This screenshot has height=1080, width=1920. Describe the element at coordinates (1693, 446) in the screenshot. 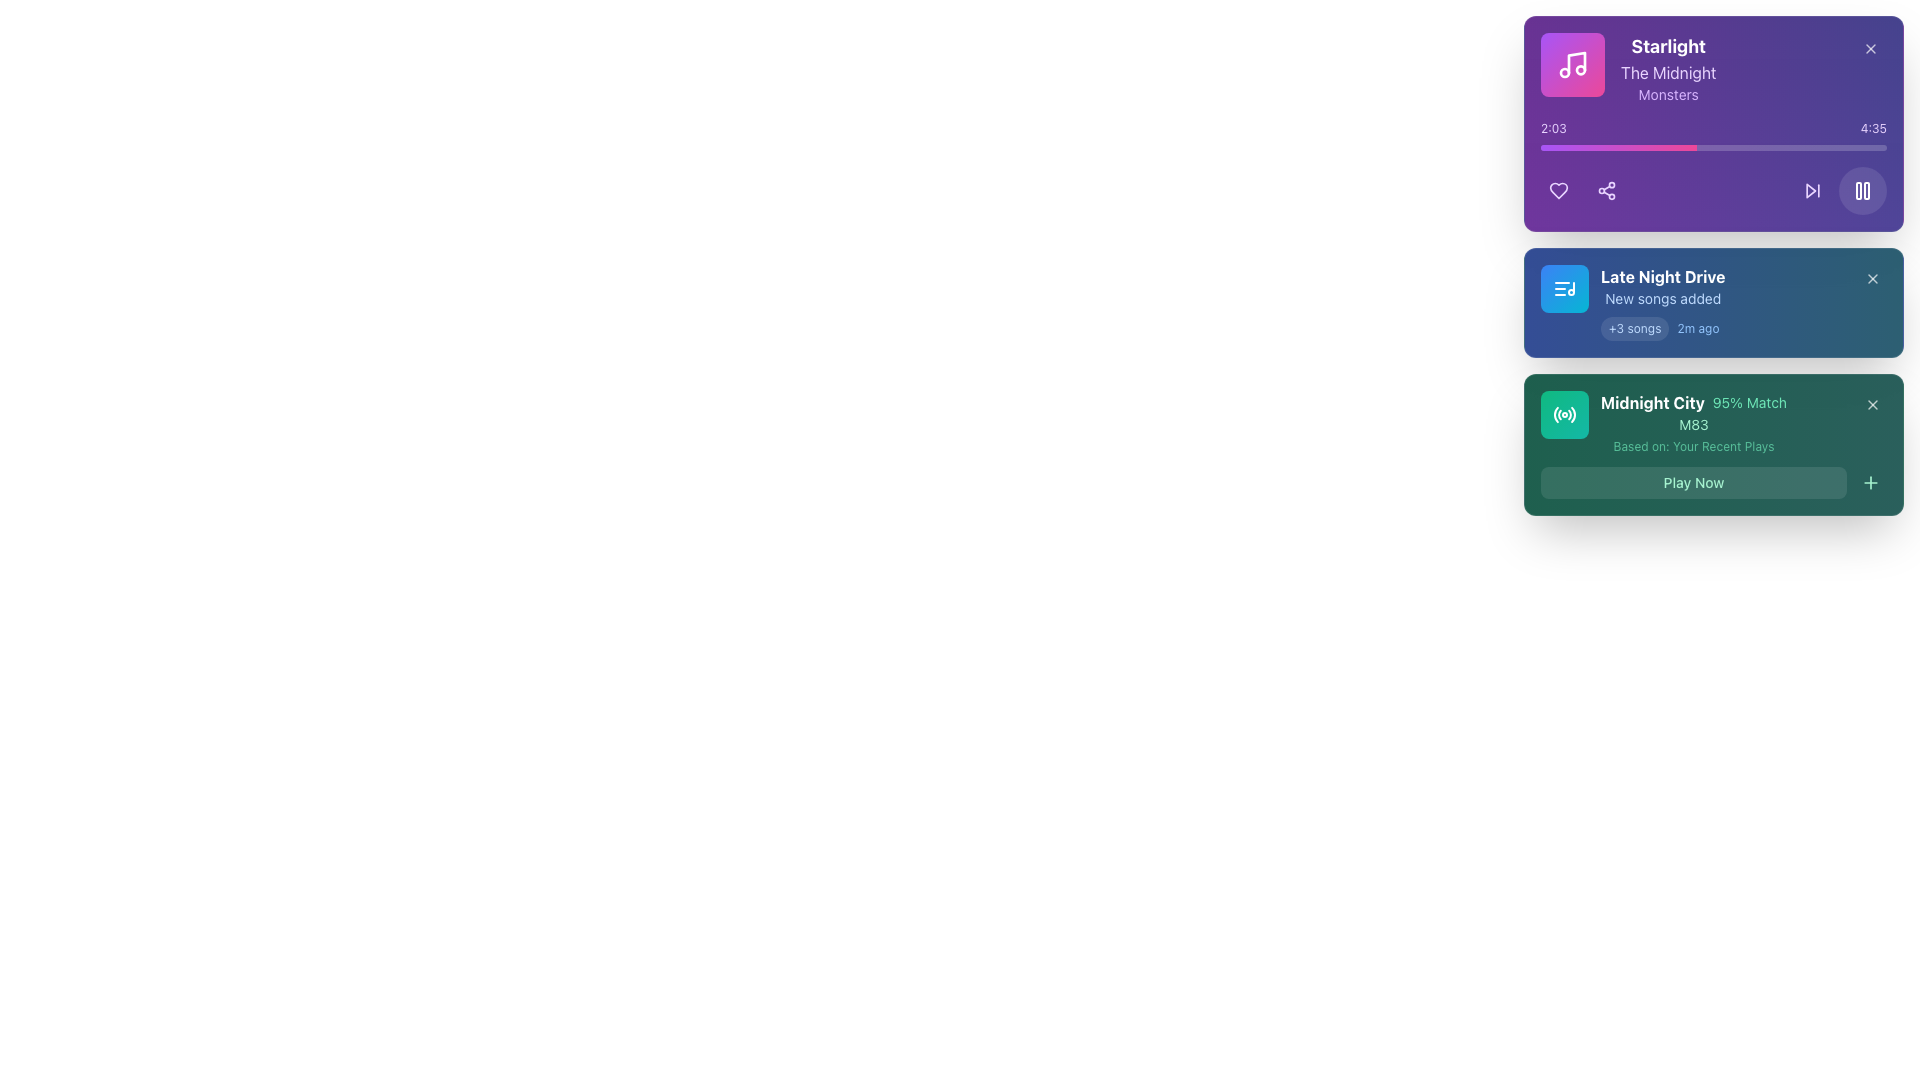

I see `the contextual information label located at the bottom of the green card labeled 'Midnight City', which is positioned beneath the text 'M83' and above the 'Play Now' button` at that location.